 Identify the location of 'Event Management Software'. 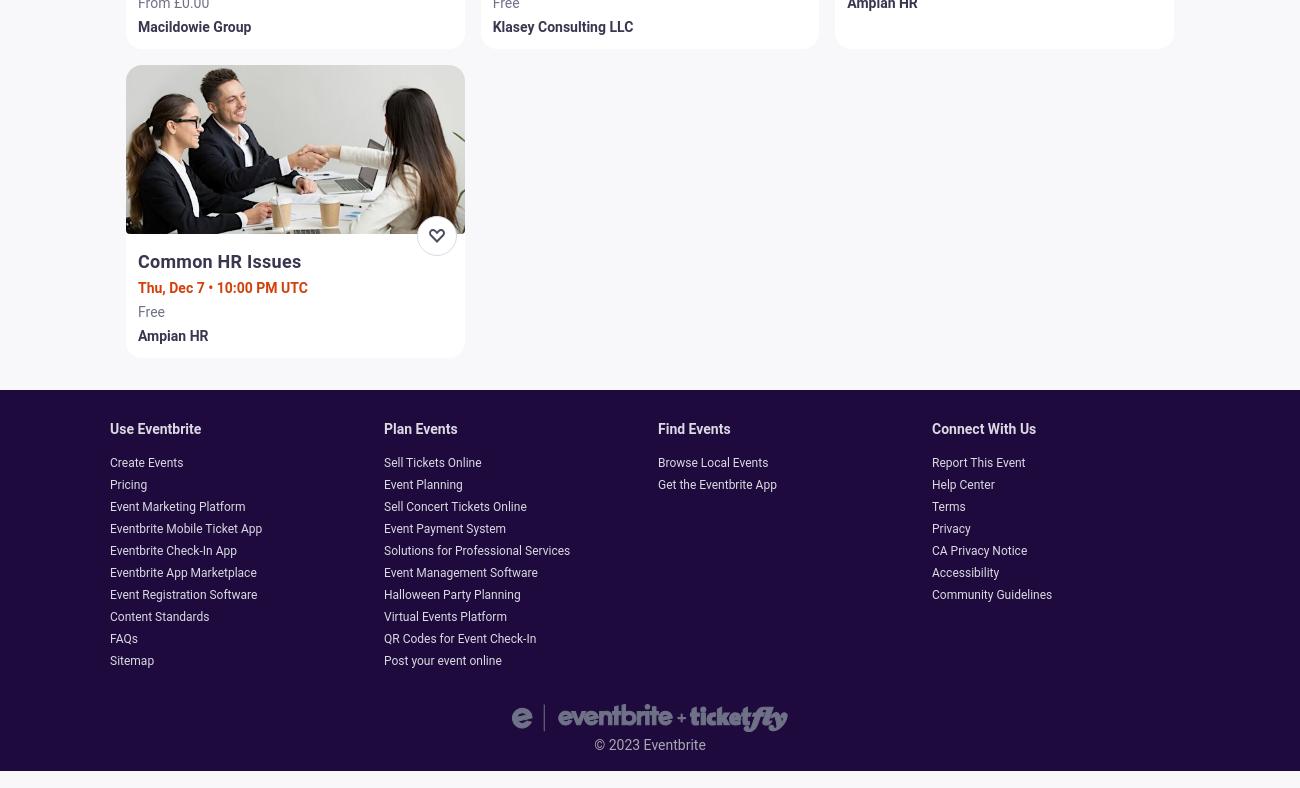
(459, 573).